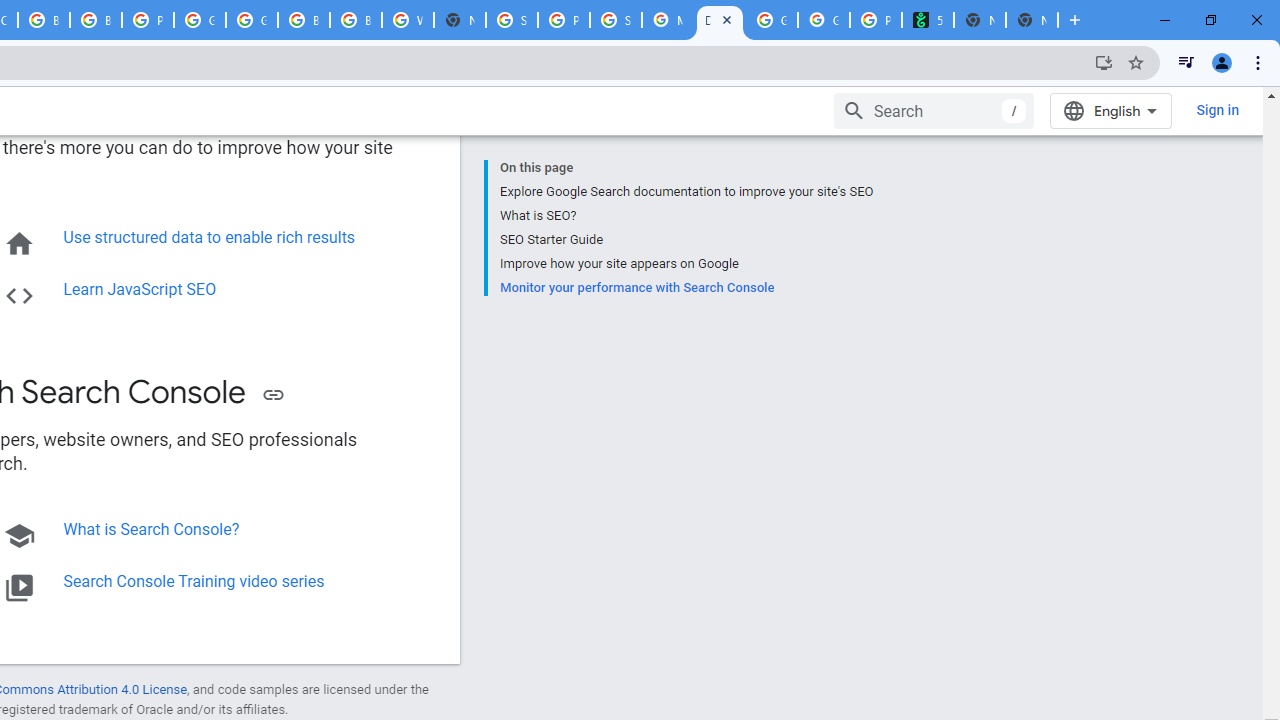 Image resolution: width=1280 pixels, height=720 pixels. Describe the element at coordinates (1103, 61) in the screenshot. I see `'Install Google Developers'` at that location.